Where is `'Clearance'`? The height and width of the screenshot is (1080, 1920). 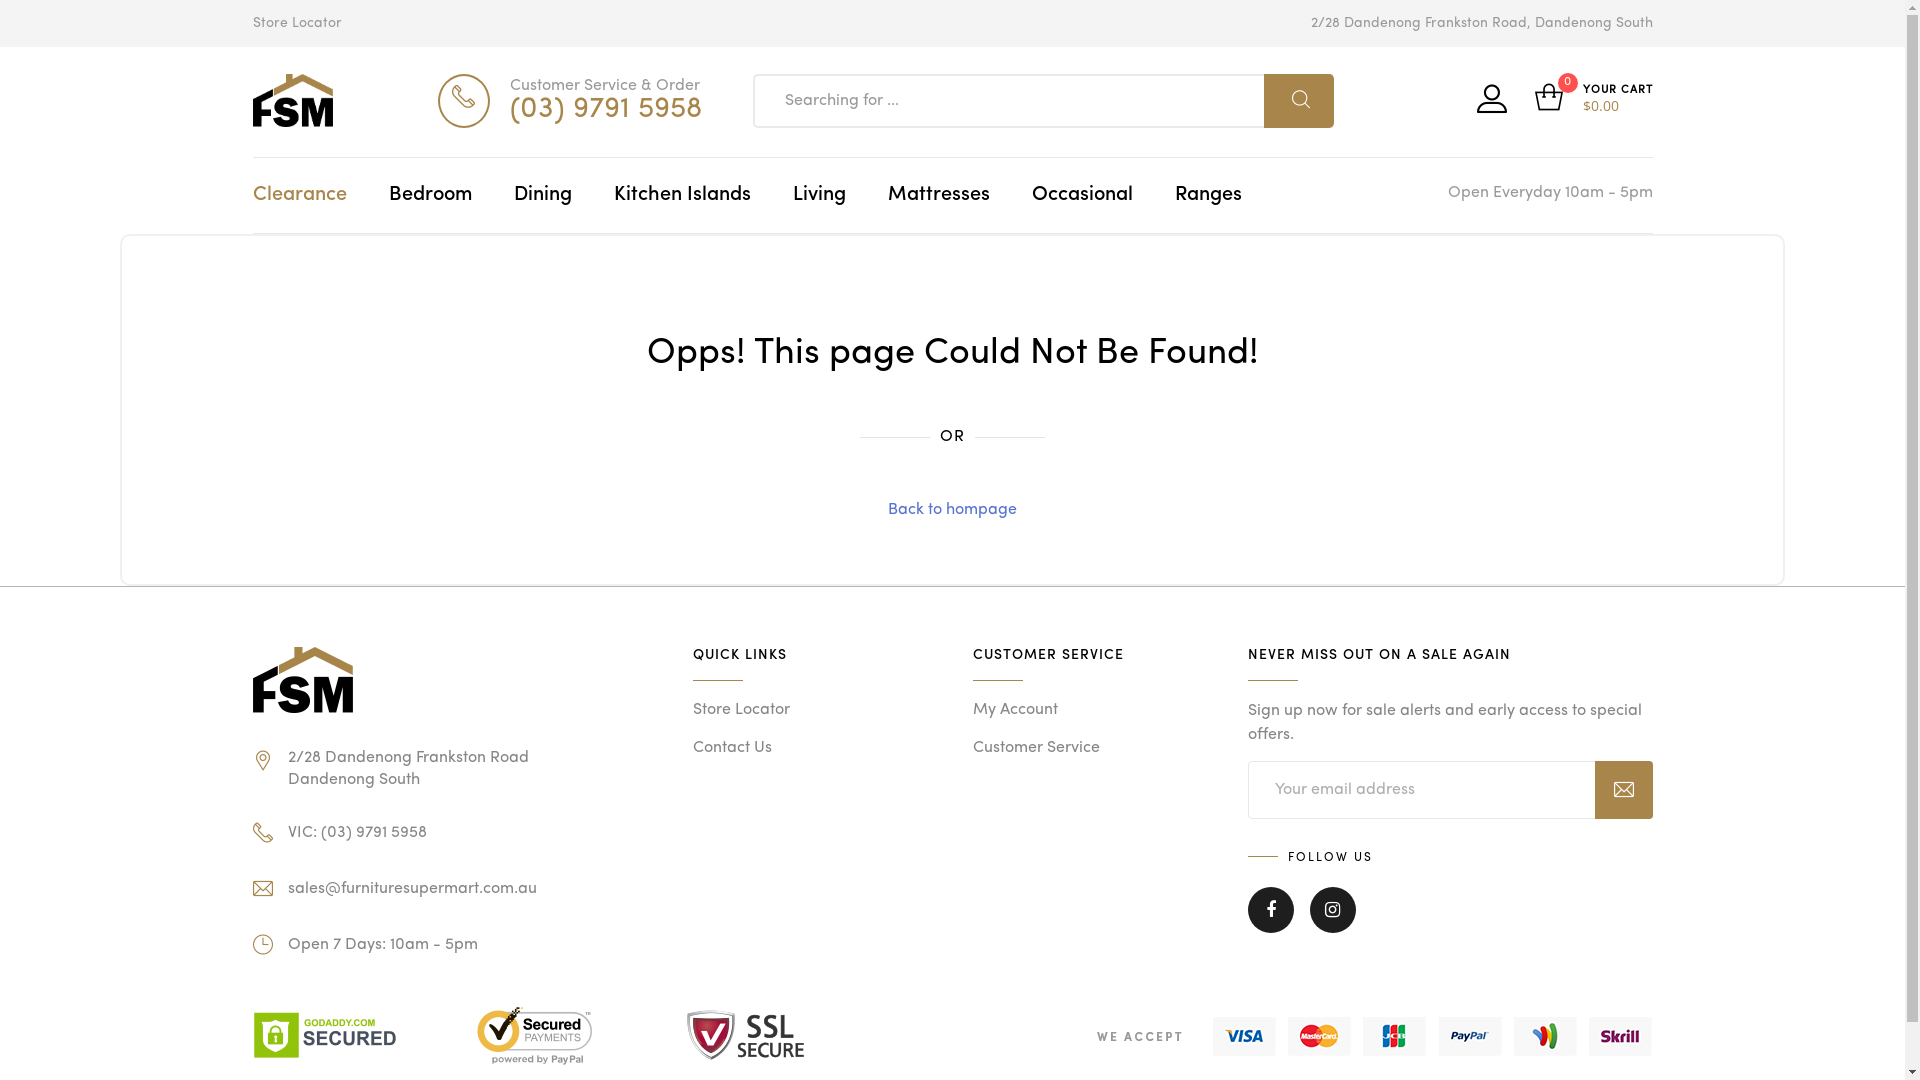 'Clearance' is located at coordinates (297, 195).